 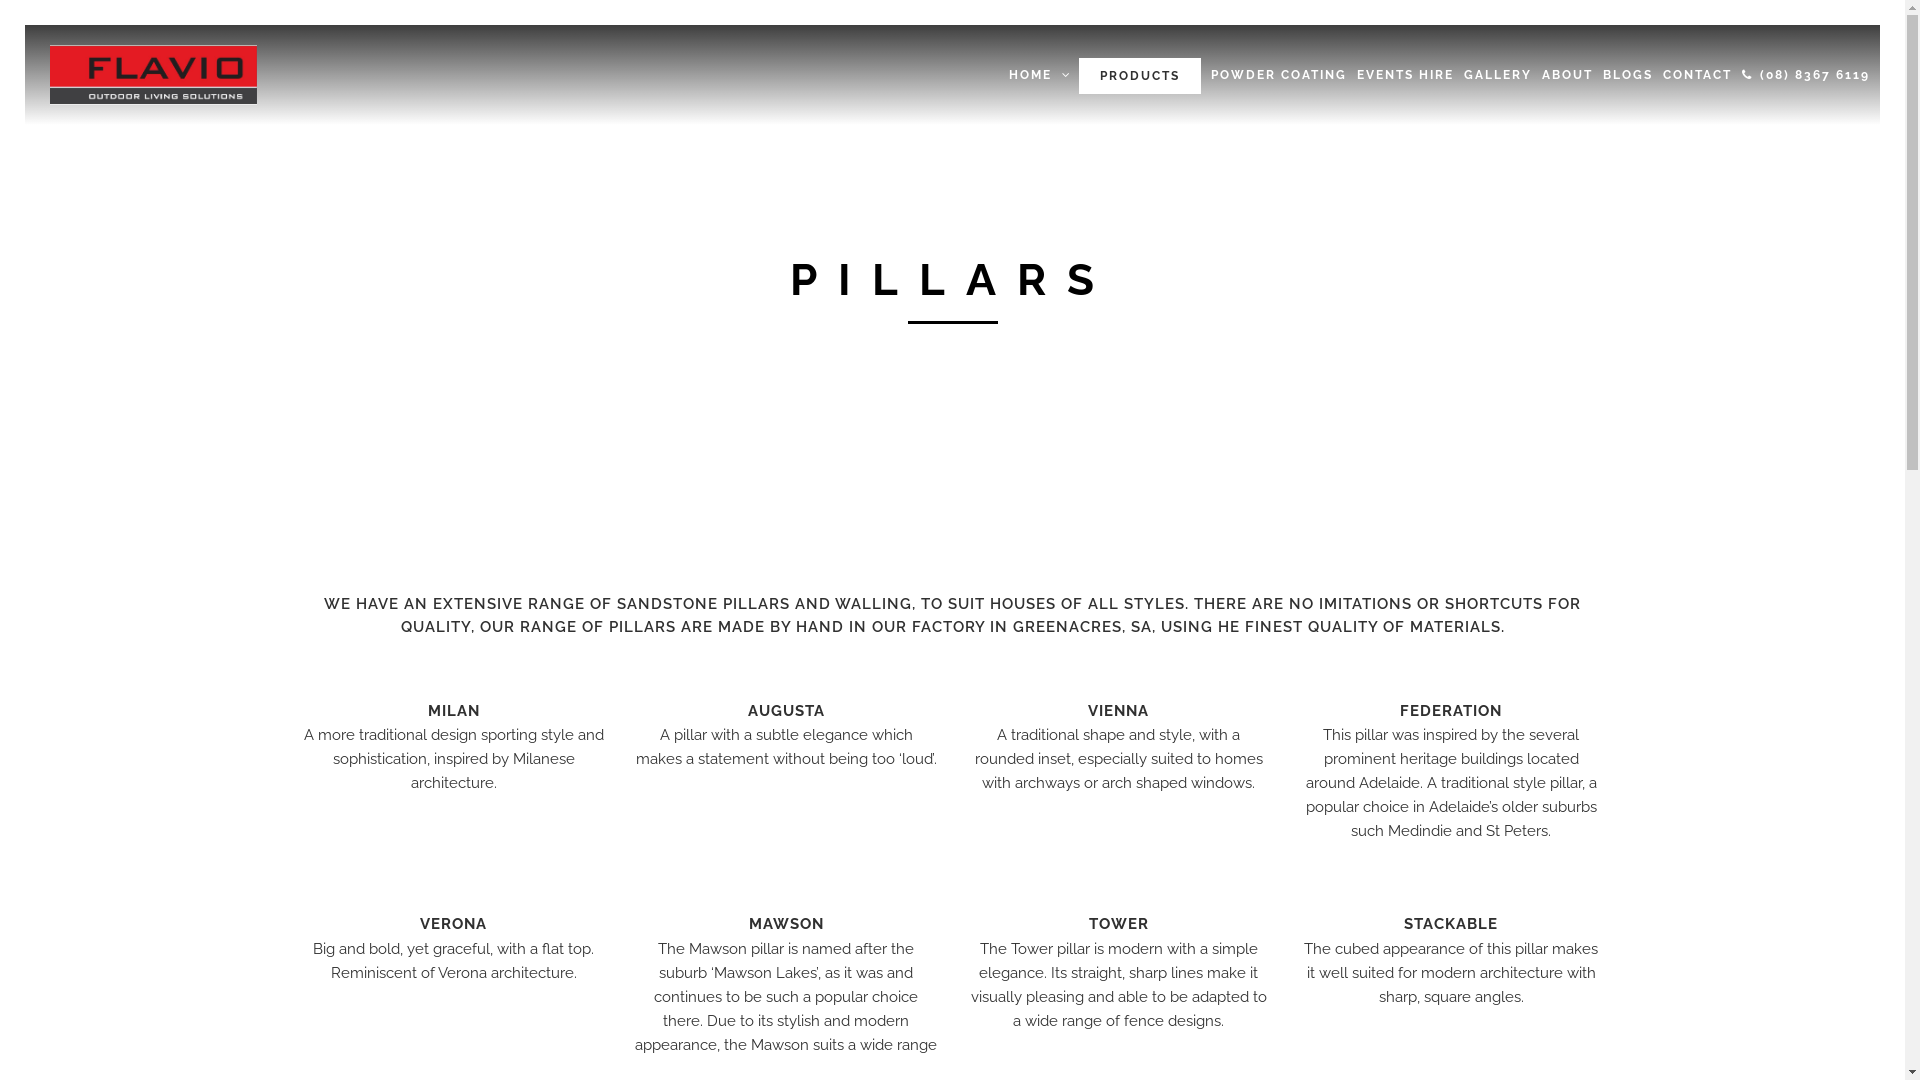 I want to click on 'BLOGS', so click(x=1627, y=73).